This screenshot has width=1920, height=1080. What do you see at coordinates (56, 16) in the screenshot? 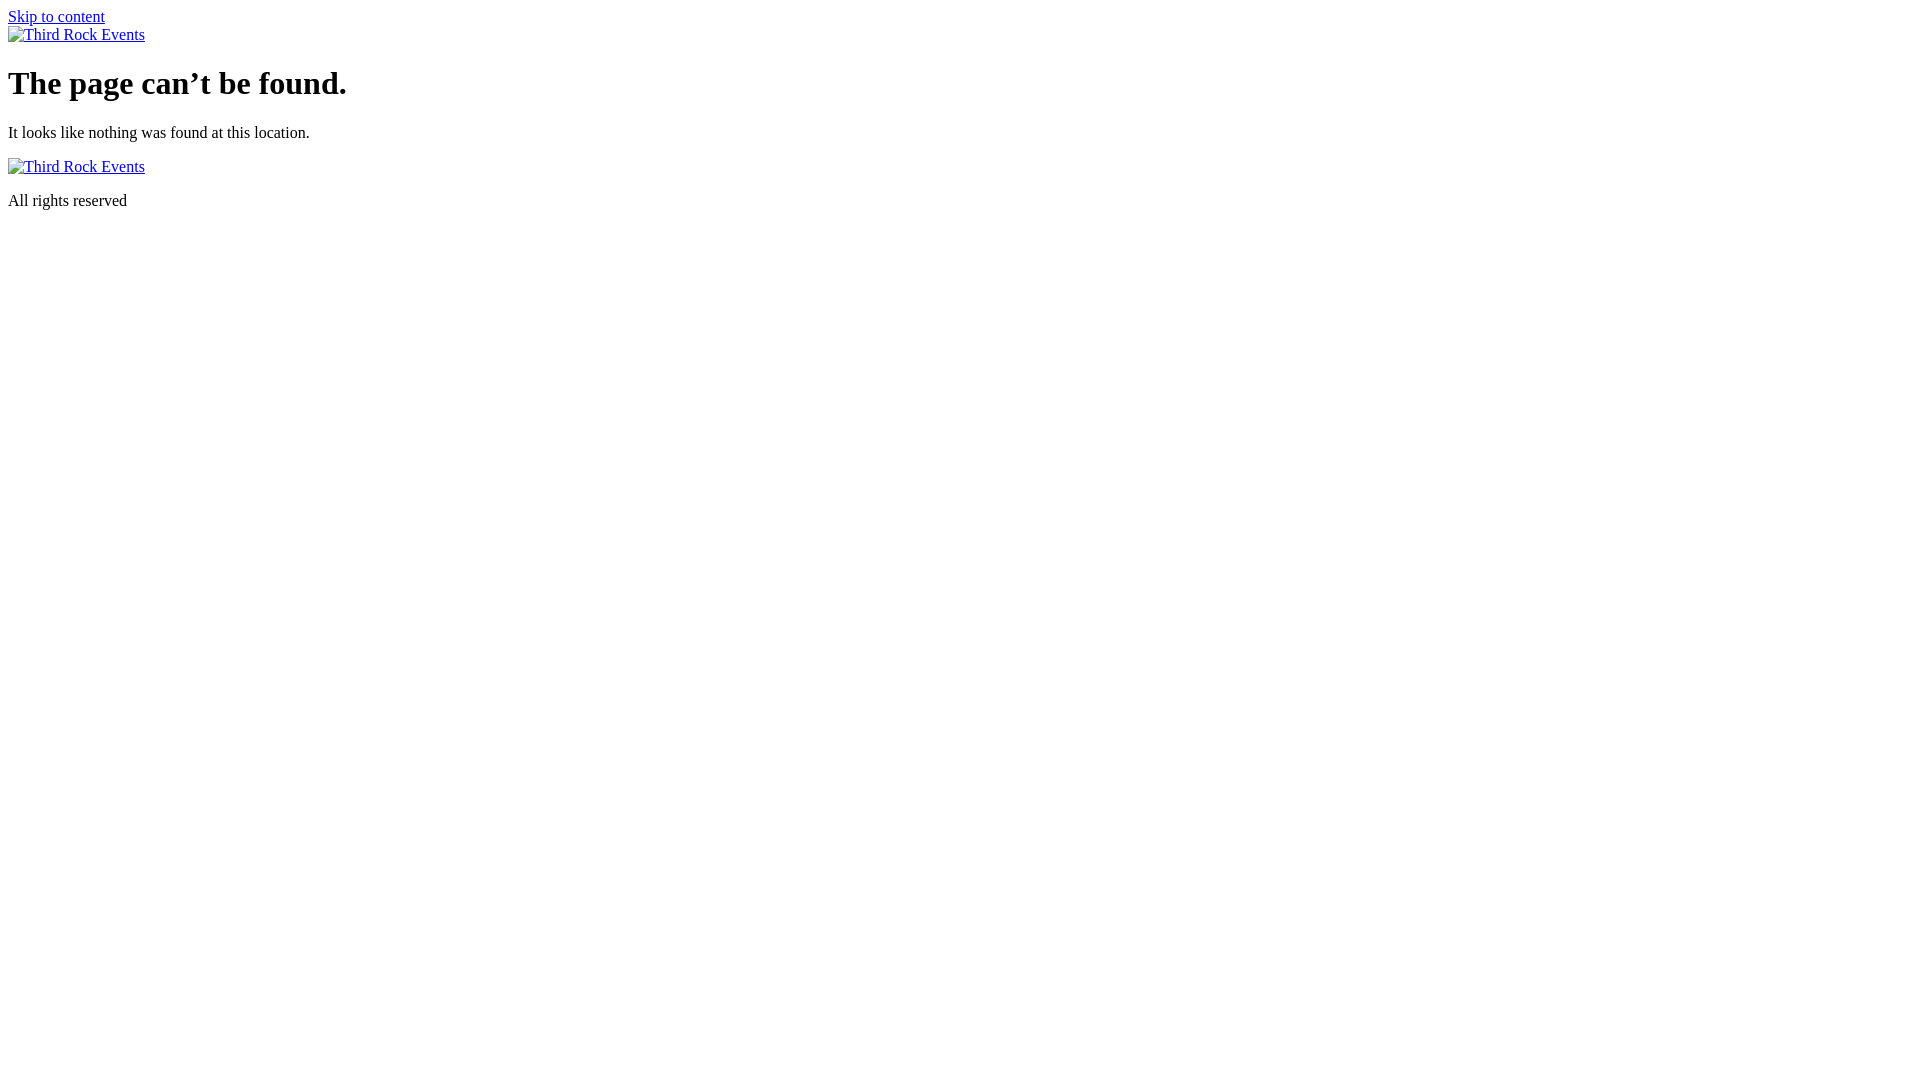
I see `'Skip to content'` at bounding box center [56, 16].